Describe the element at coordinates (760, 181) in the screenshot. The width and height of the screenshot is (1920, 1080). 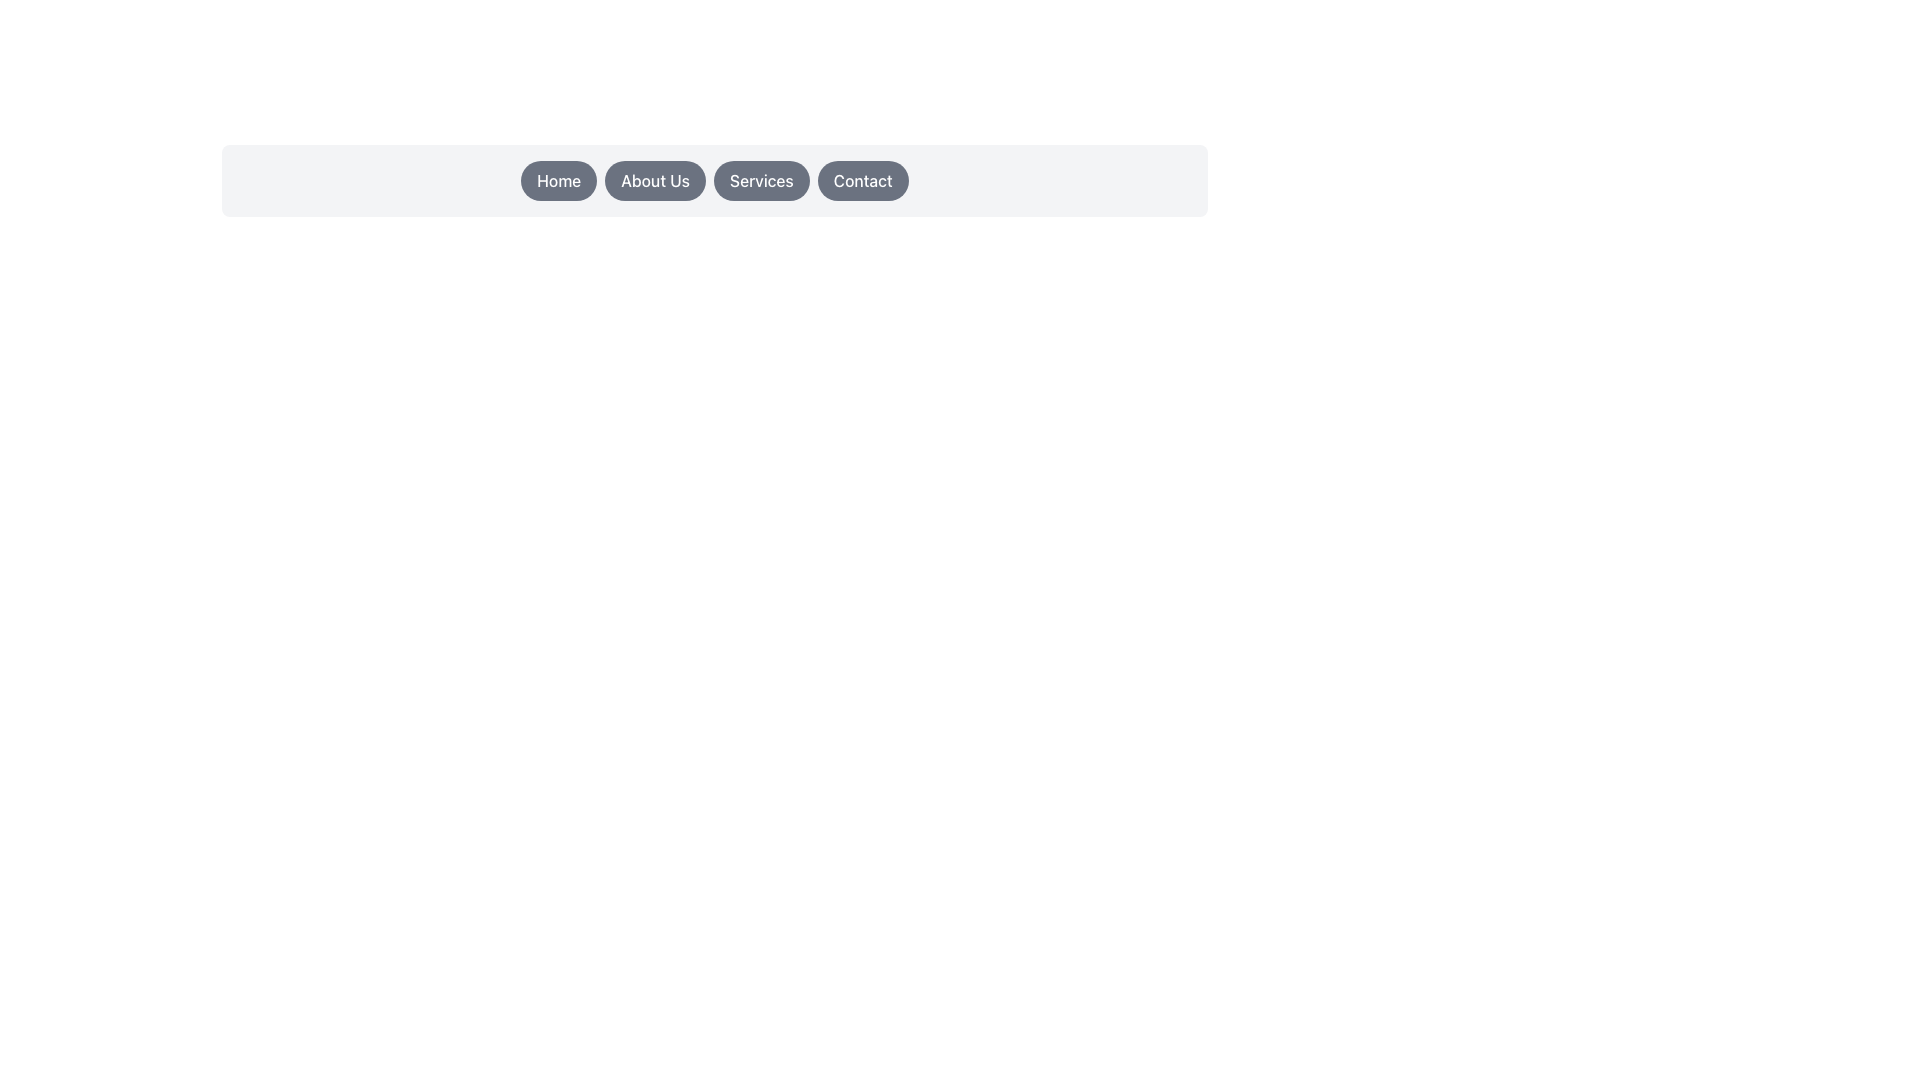
I see `the oval-shaped dark gray button labeled 'Services'` at that location.